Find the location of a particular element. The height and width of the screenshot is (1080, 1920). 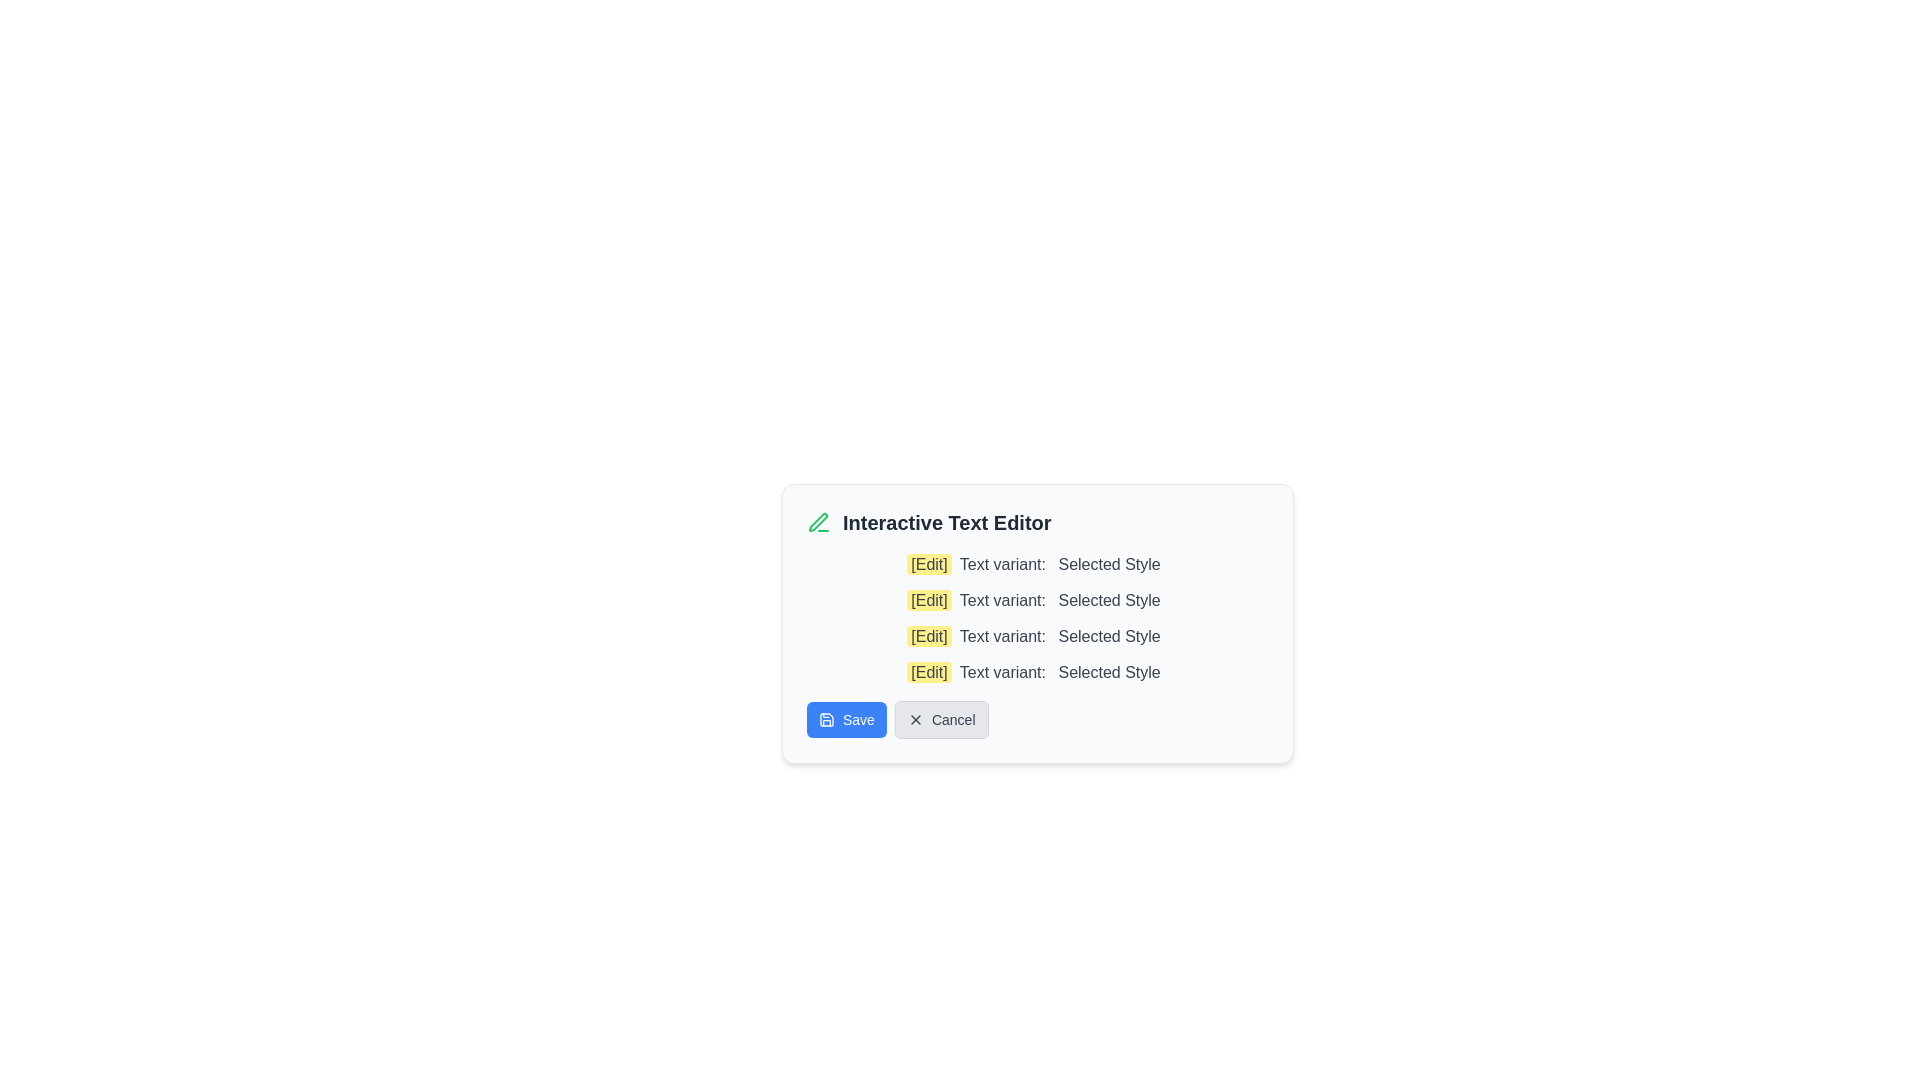

the save button located at the bottom-left part of the modal dialog to initiate the save action is located at coordinates (846, 720).